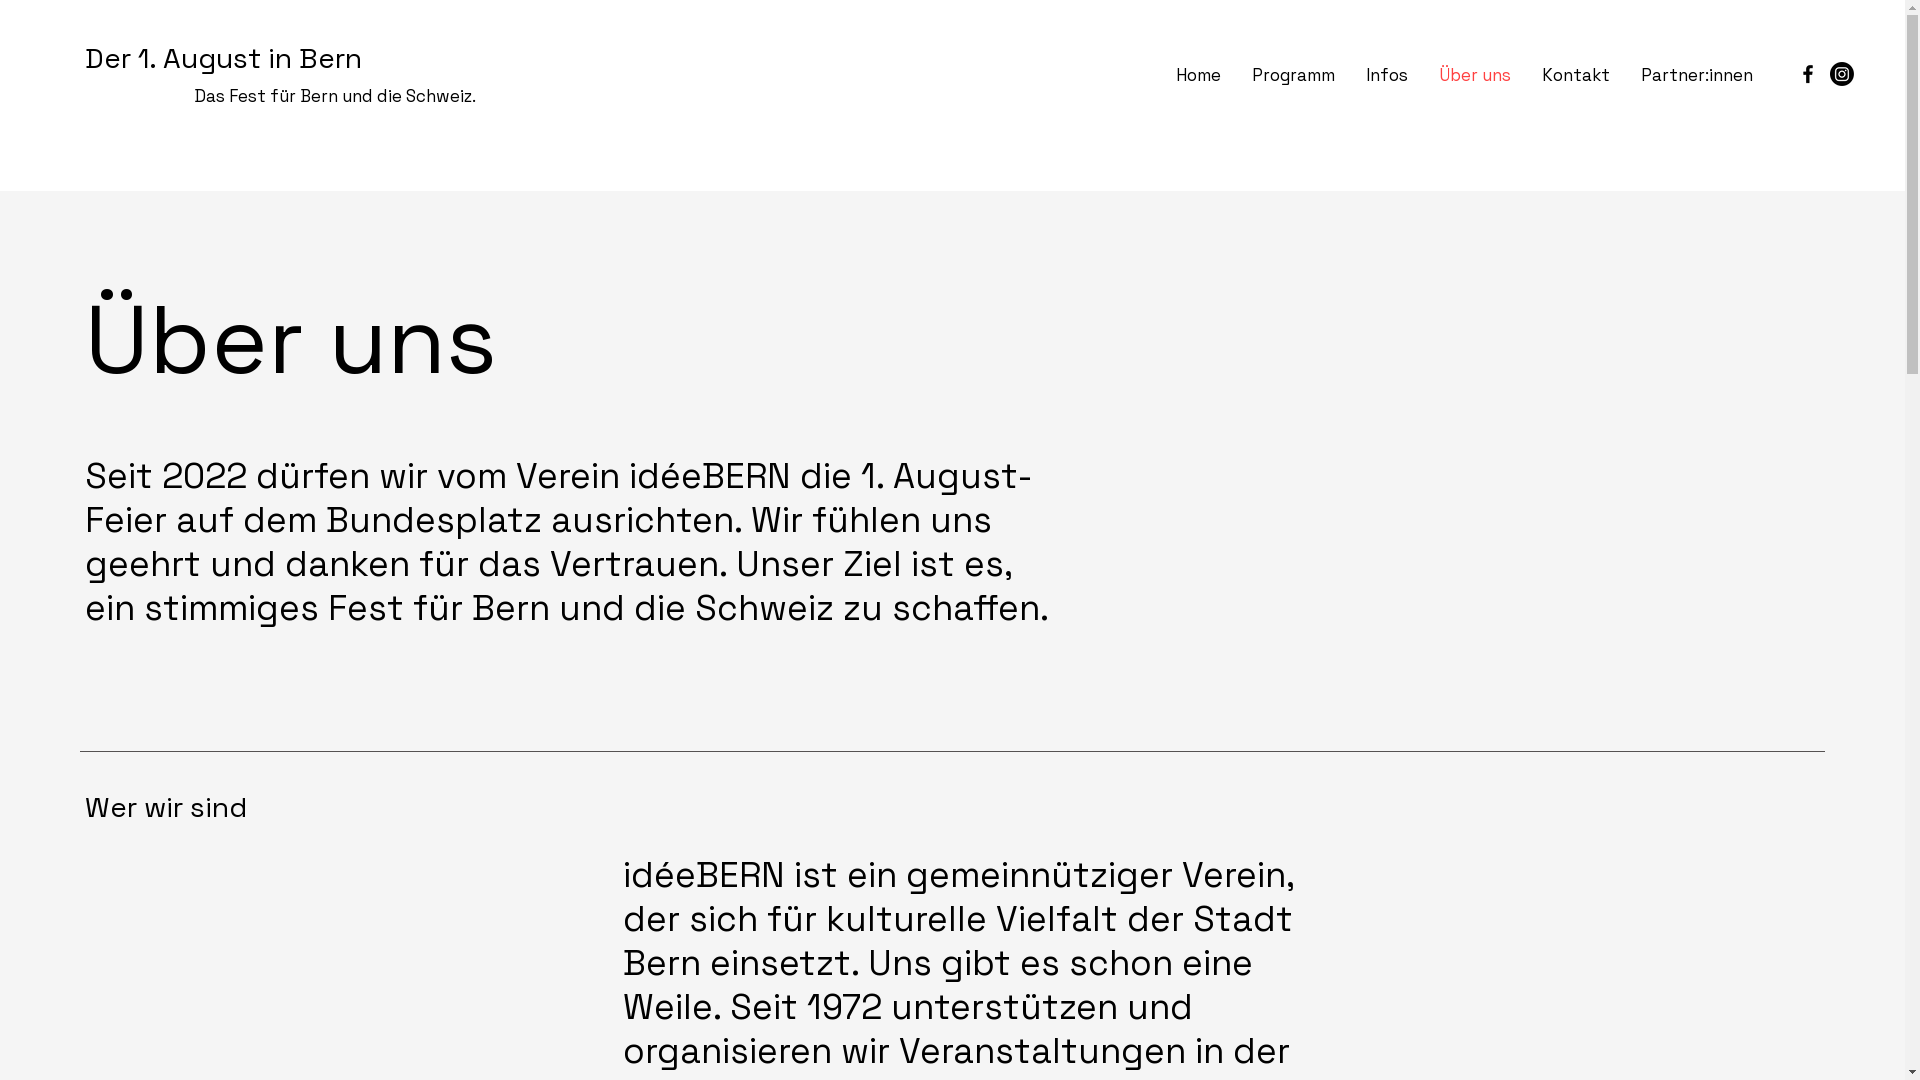 This screenshot has height=1080, width=1920. Describe the element at coordinates (1695, 73) in the screenshot. I see `'Partner:innen'` at that location.